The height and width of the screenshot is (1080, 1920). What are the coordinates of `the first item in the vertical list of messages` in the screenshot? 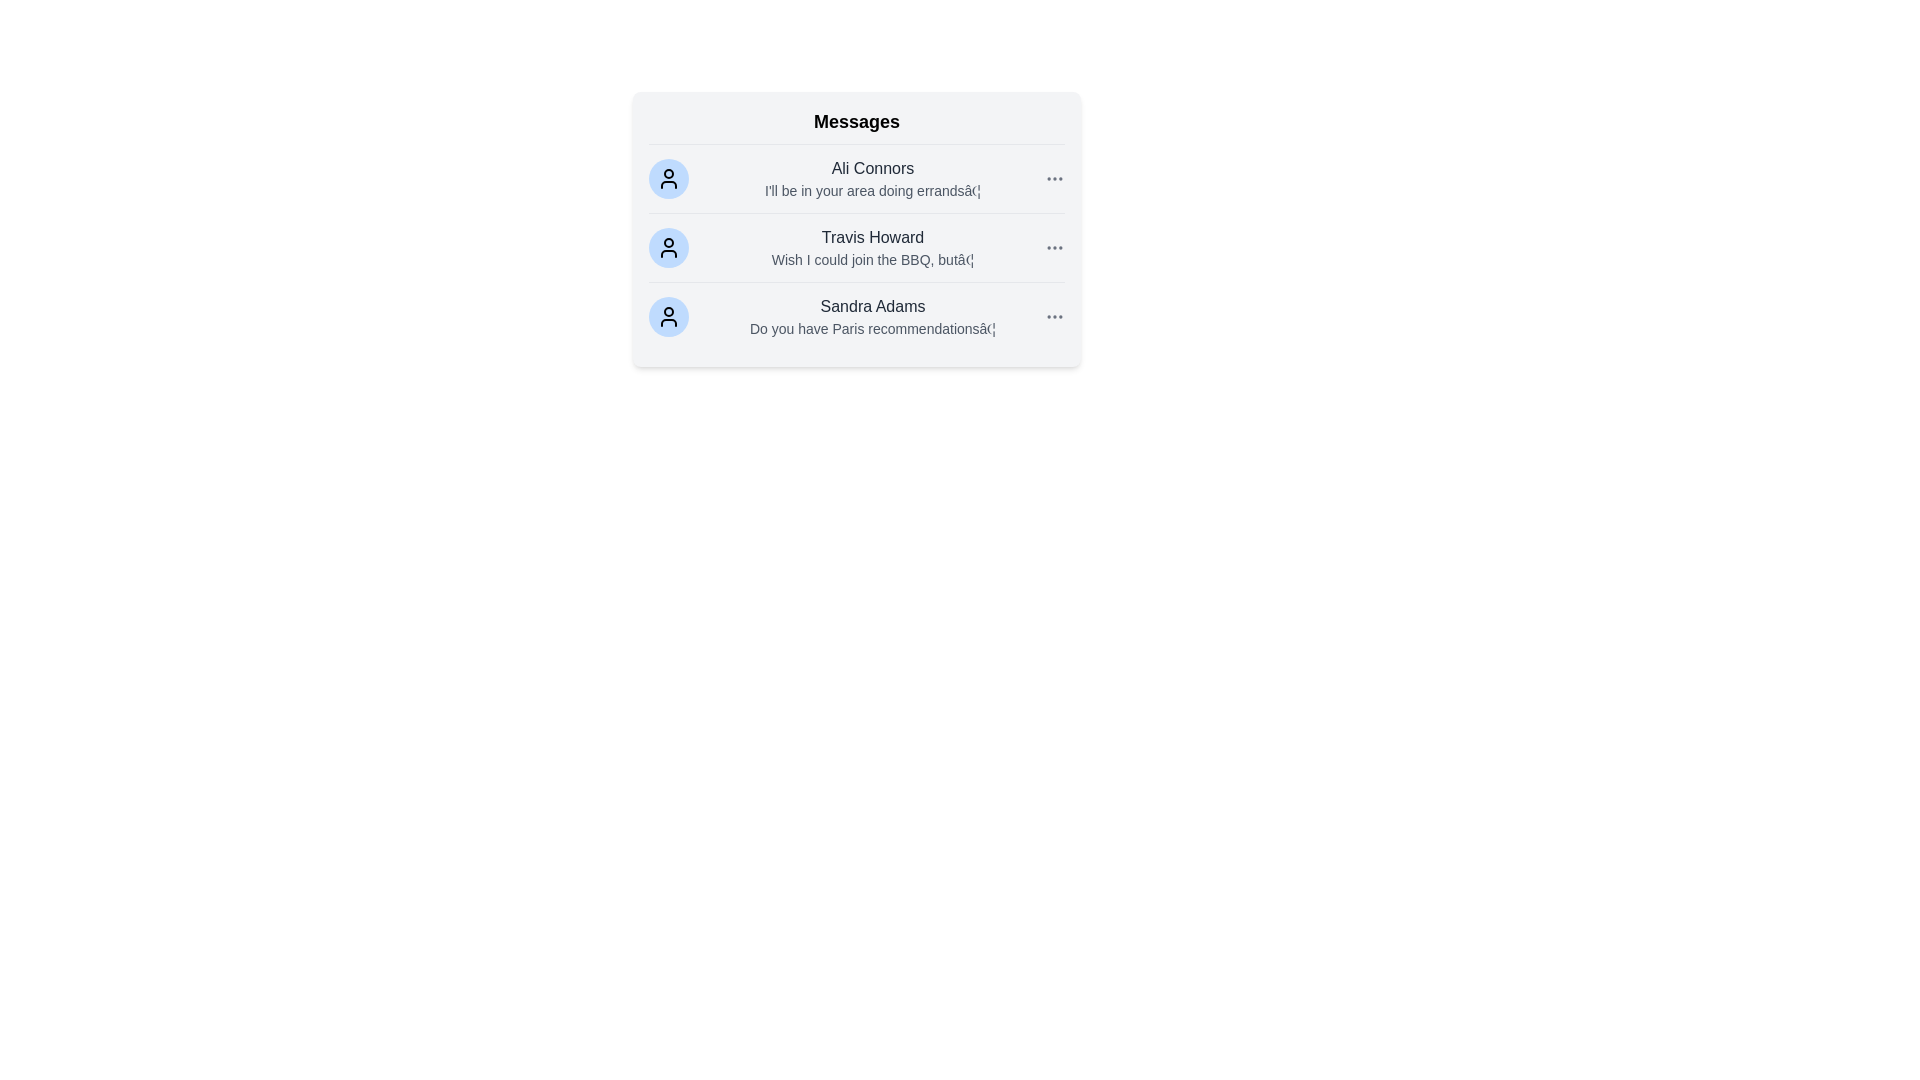 It's located at (857, 178).